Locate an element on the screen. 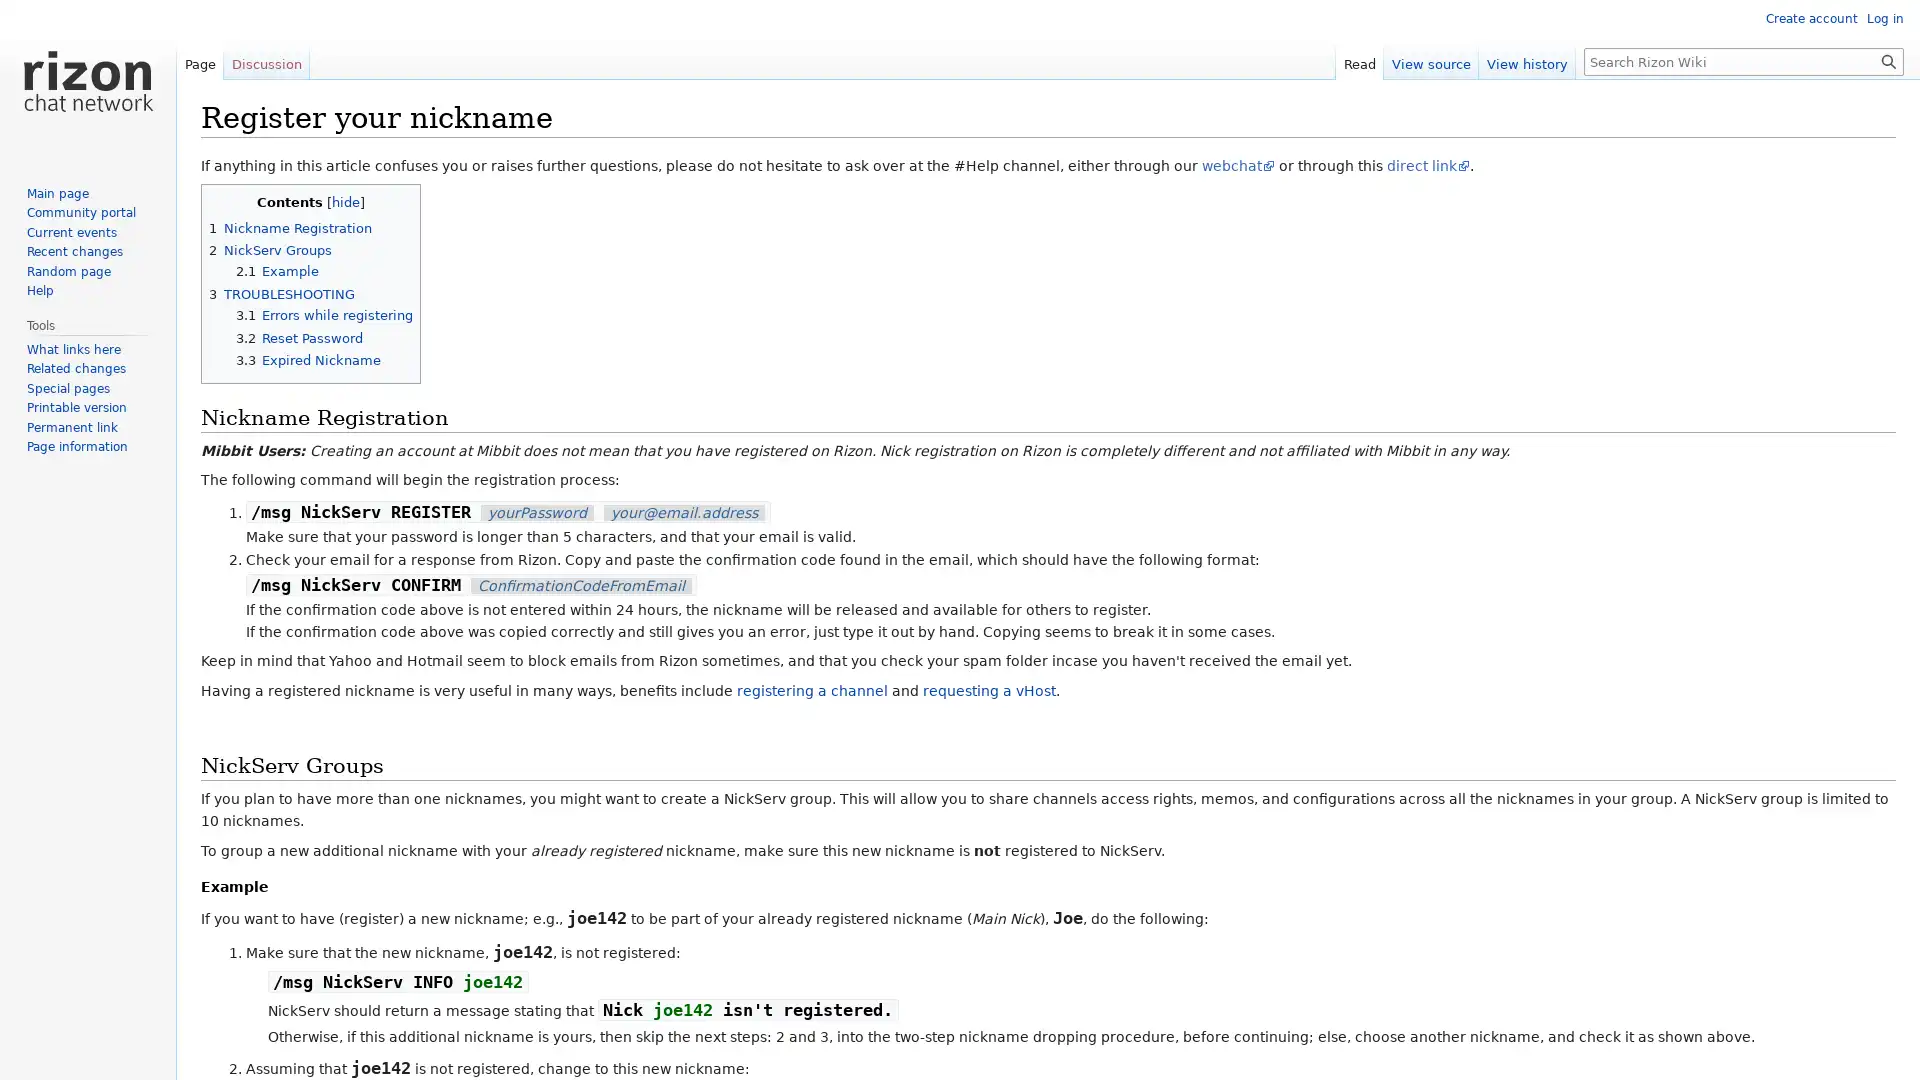 This screenshot has width=1920, height=1080. Search is located at coordinates (1888, 60).